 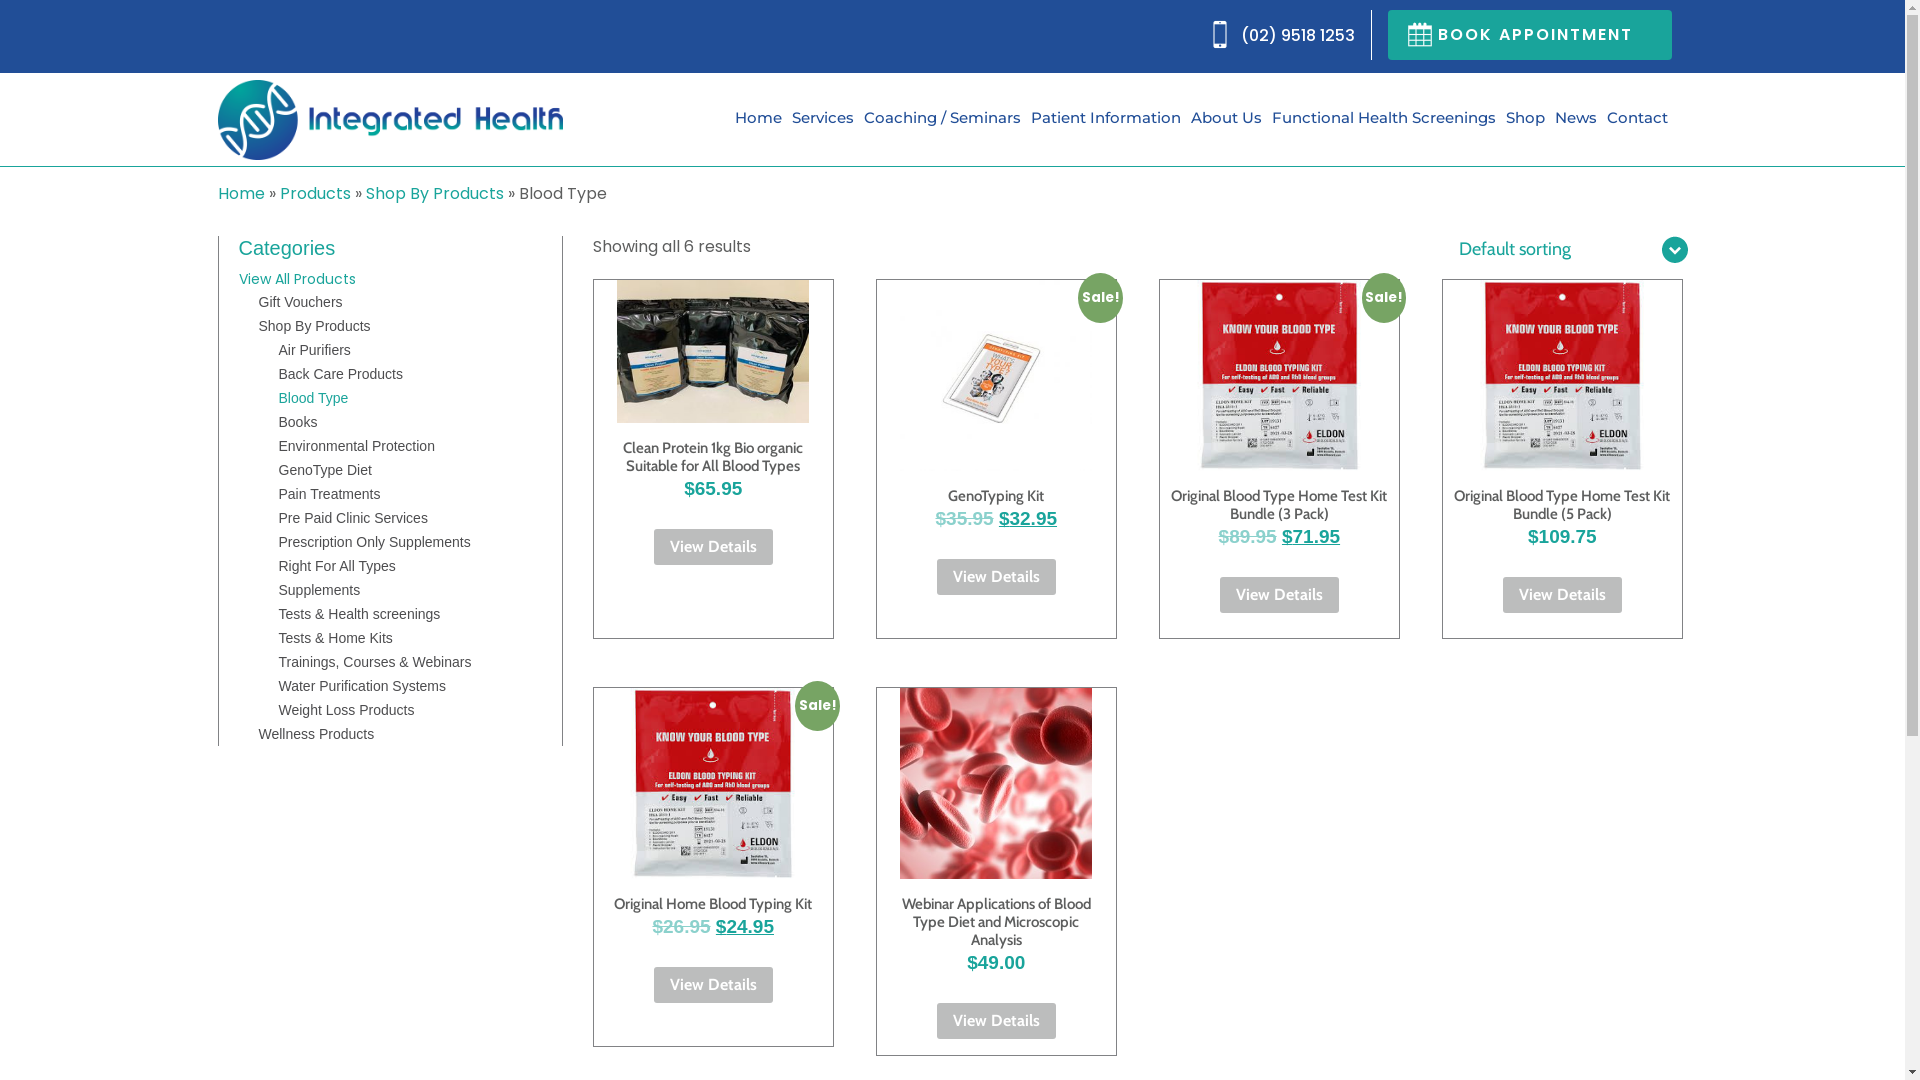 What do you see at coordinates (791, 118) in the screenshot?
I see `'Services'` at bounding box center [791, 118].